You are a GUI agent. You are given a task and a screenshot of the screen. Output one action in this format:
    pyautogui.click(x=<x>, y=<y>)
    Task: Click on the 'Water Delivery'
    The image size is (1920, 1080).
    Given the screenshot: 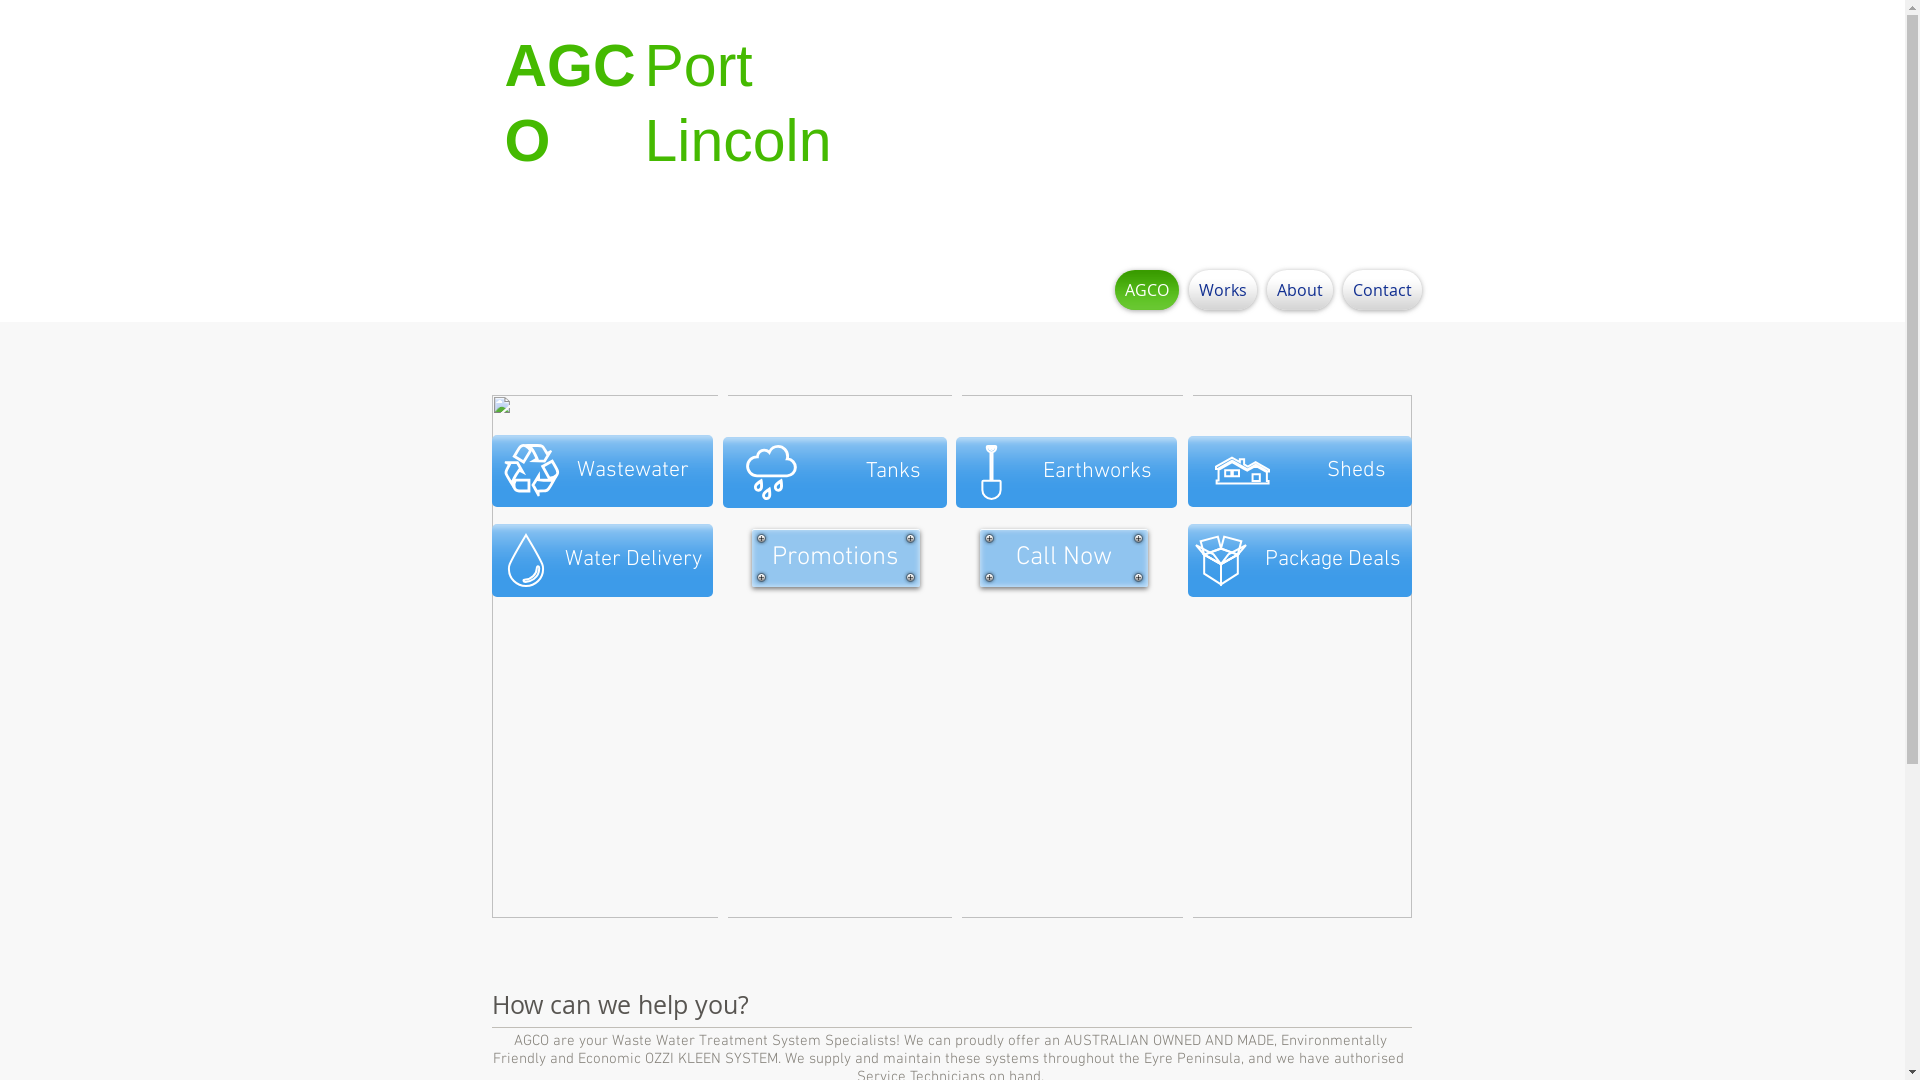 What is the action you would take?
    pyautogui.click(x=601, y=560)
    